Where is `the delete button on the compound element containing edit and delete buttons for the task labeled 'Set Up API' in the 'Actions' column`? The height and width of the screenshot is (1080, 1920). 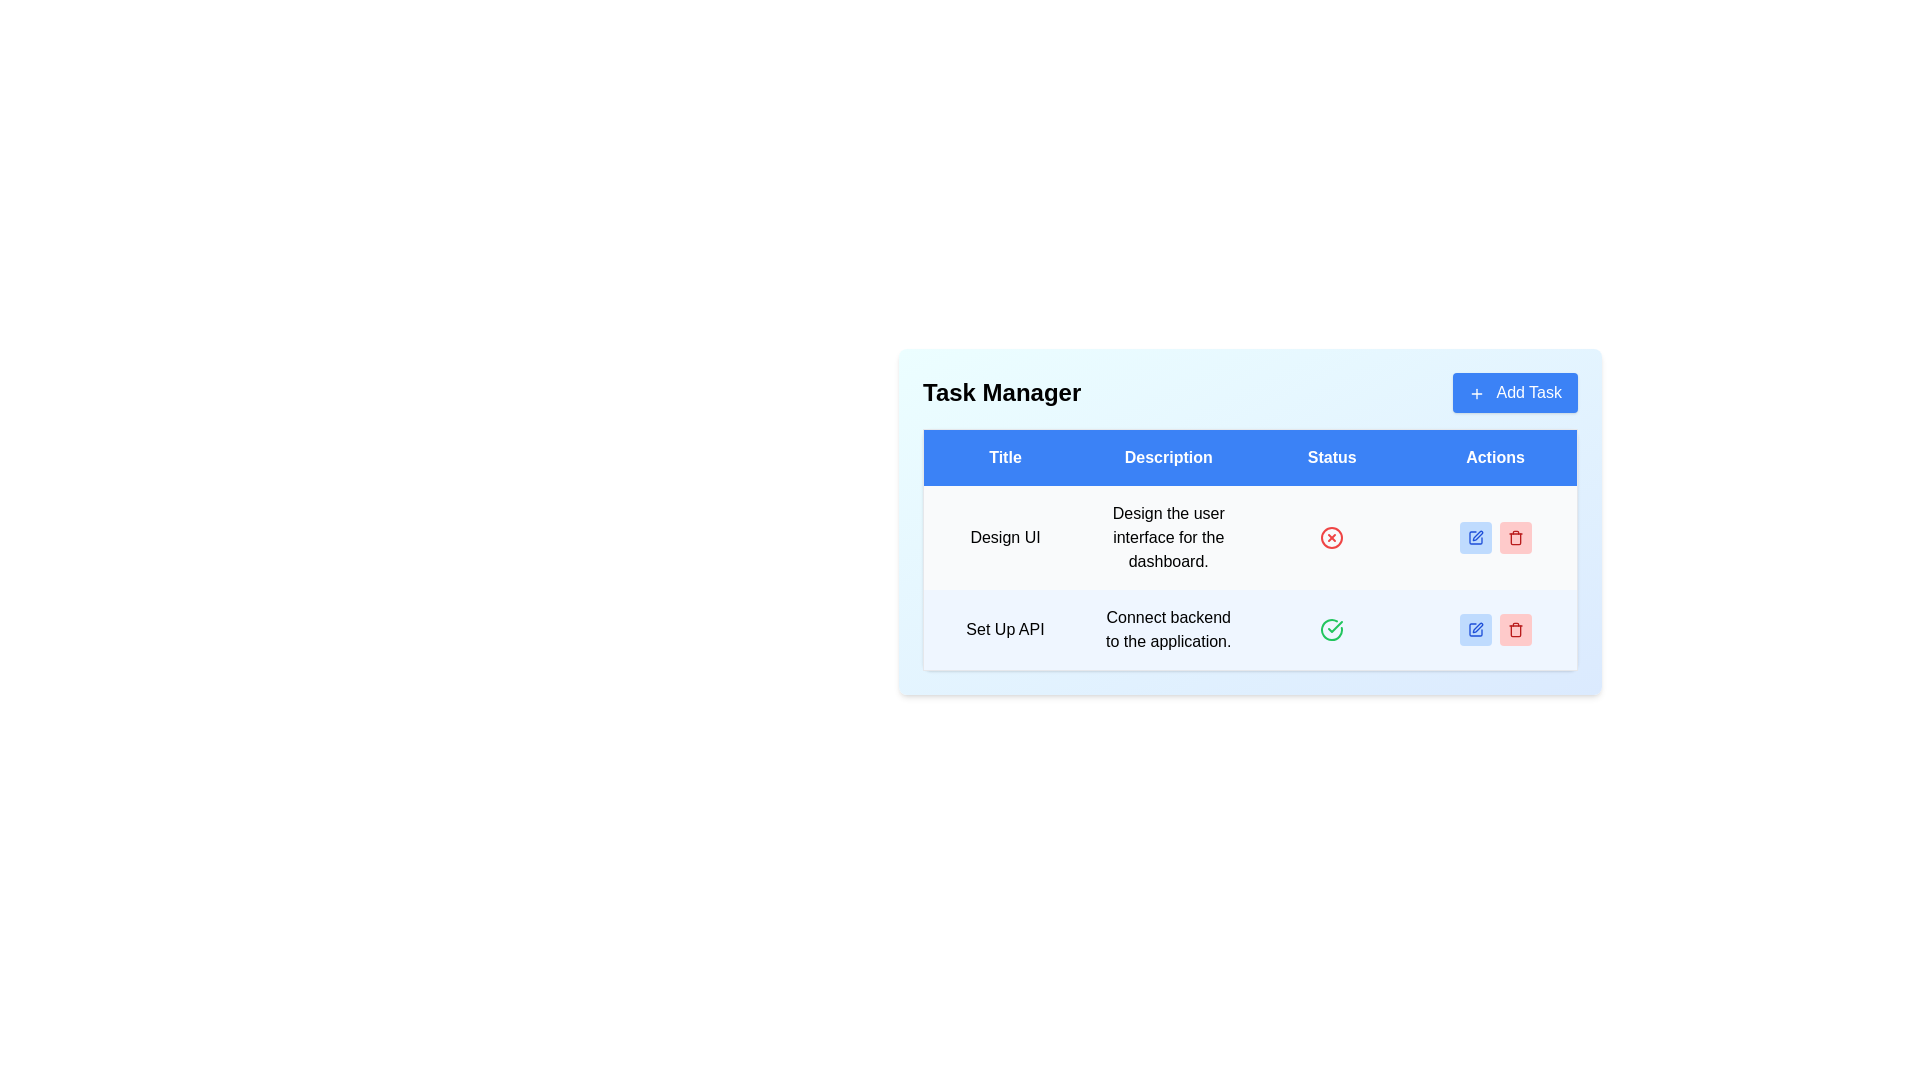 the delete button on the compound element containing edit and delete buttons for the task labeled 'Set Up API' in the 'Actions' column is located at coordinates (1495, 628).